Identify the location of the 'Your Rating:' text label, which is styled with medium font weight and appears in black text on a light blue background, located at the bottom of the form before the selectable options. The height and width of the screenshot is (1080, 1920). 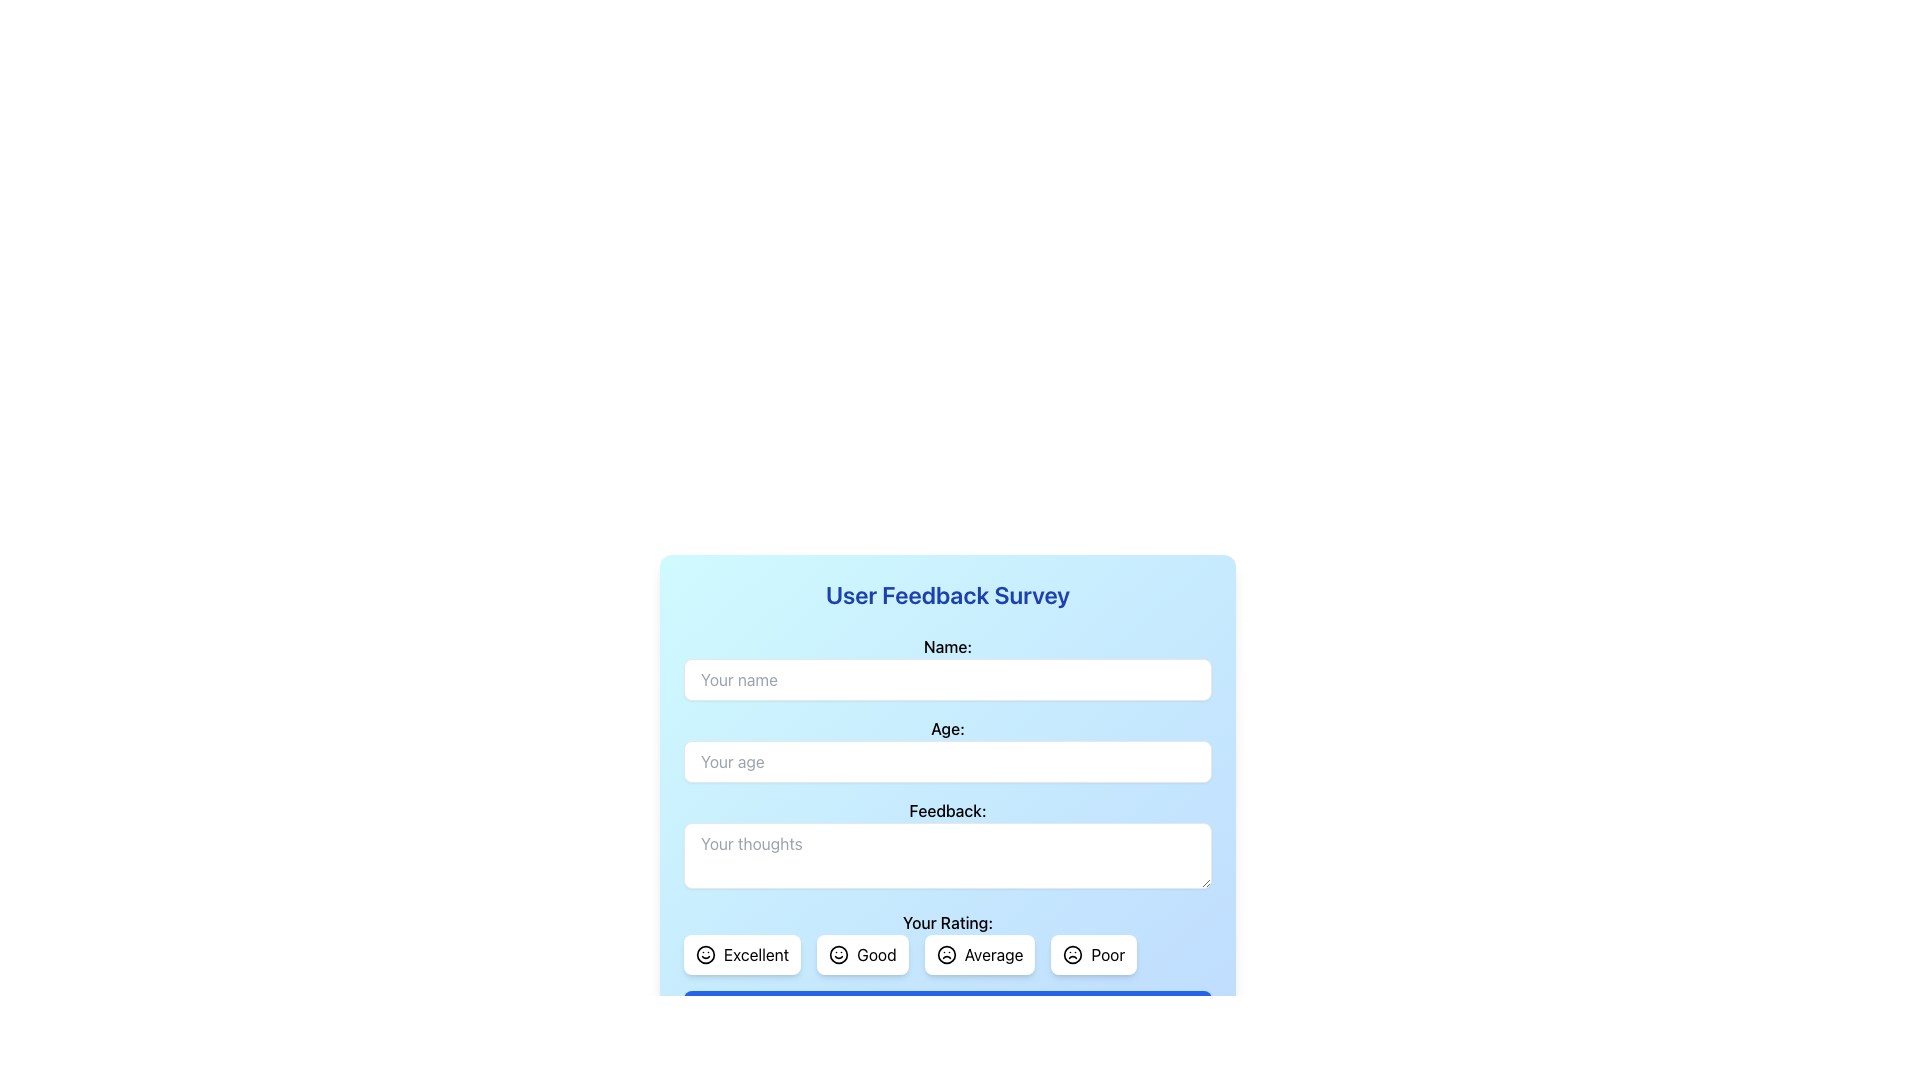
(947, 922).